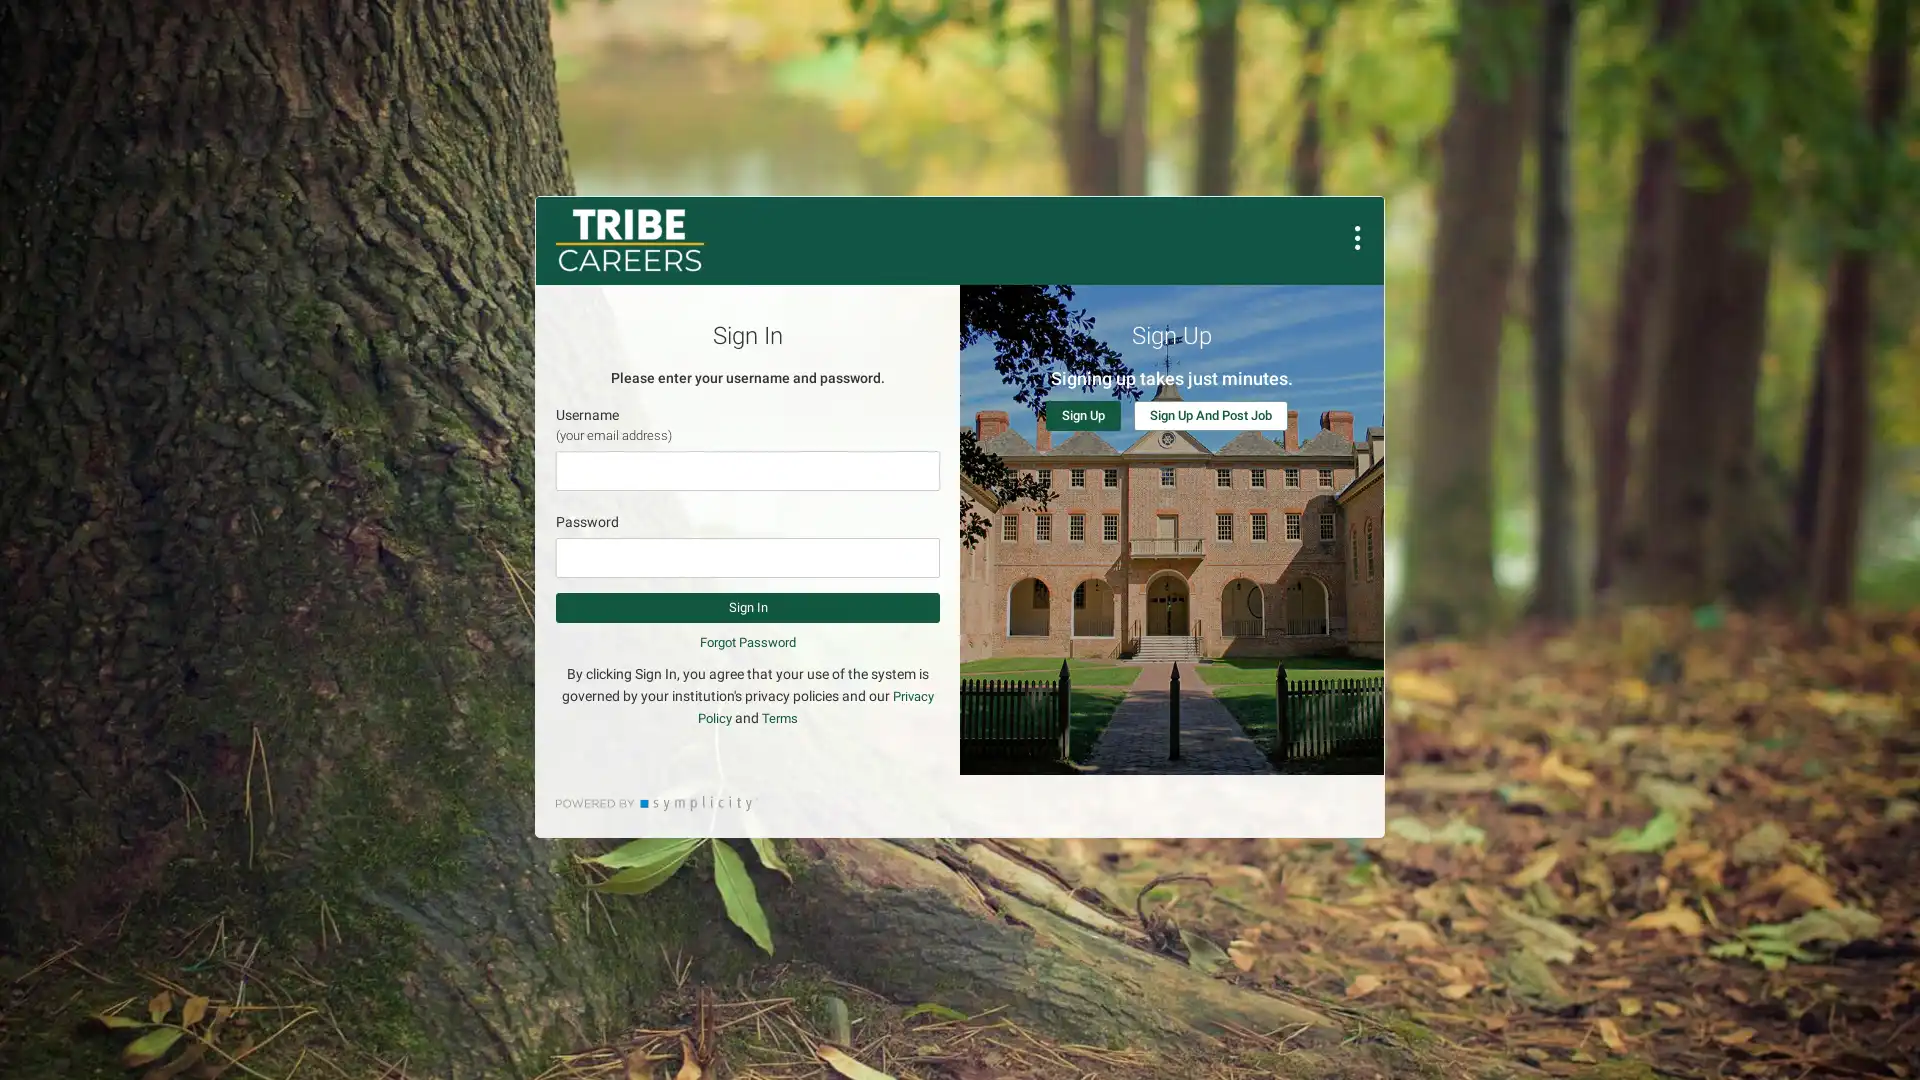  What do you see at coordinates (747, 607) in the screenshot?
I see `Sign In` at bounding box center [747, 607].